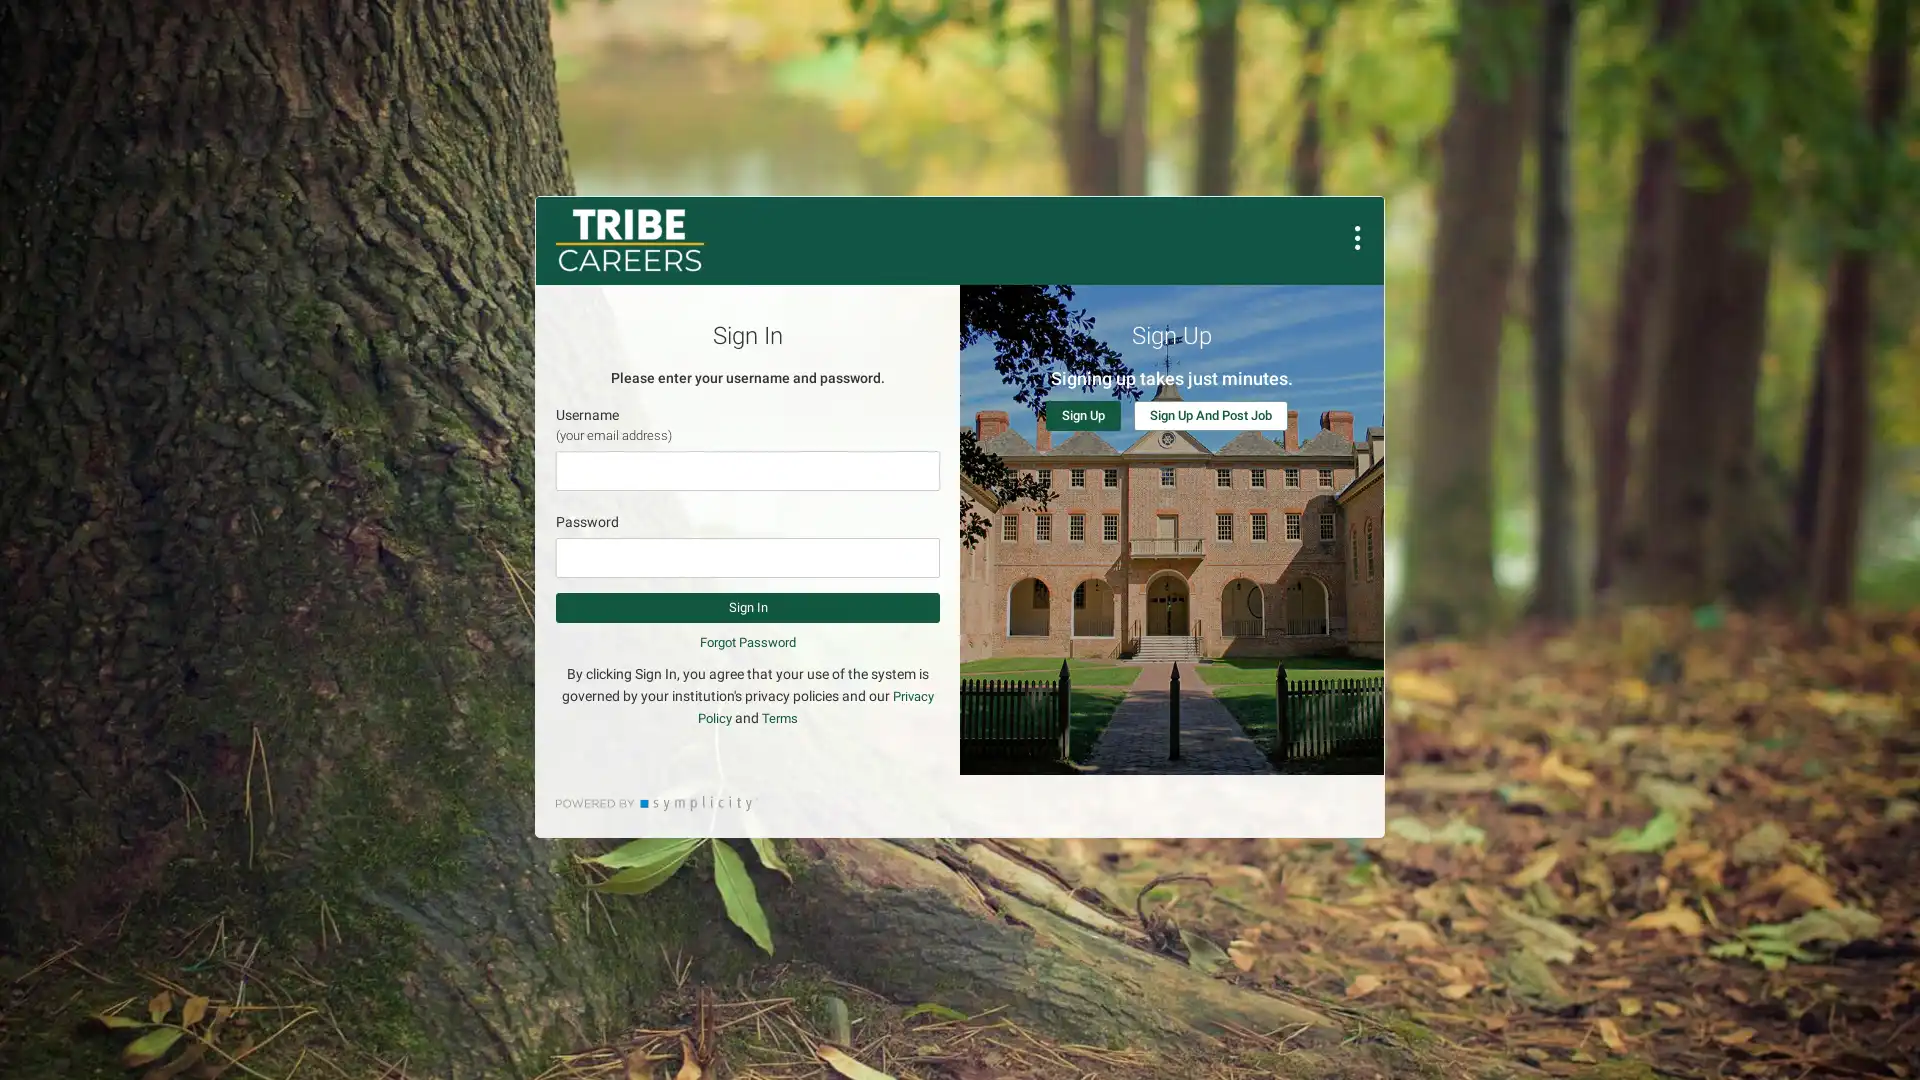  What do you see at coordinates (747, 607) in the screenshot?
I see `Sign In` at bounding box center [747, 607].